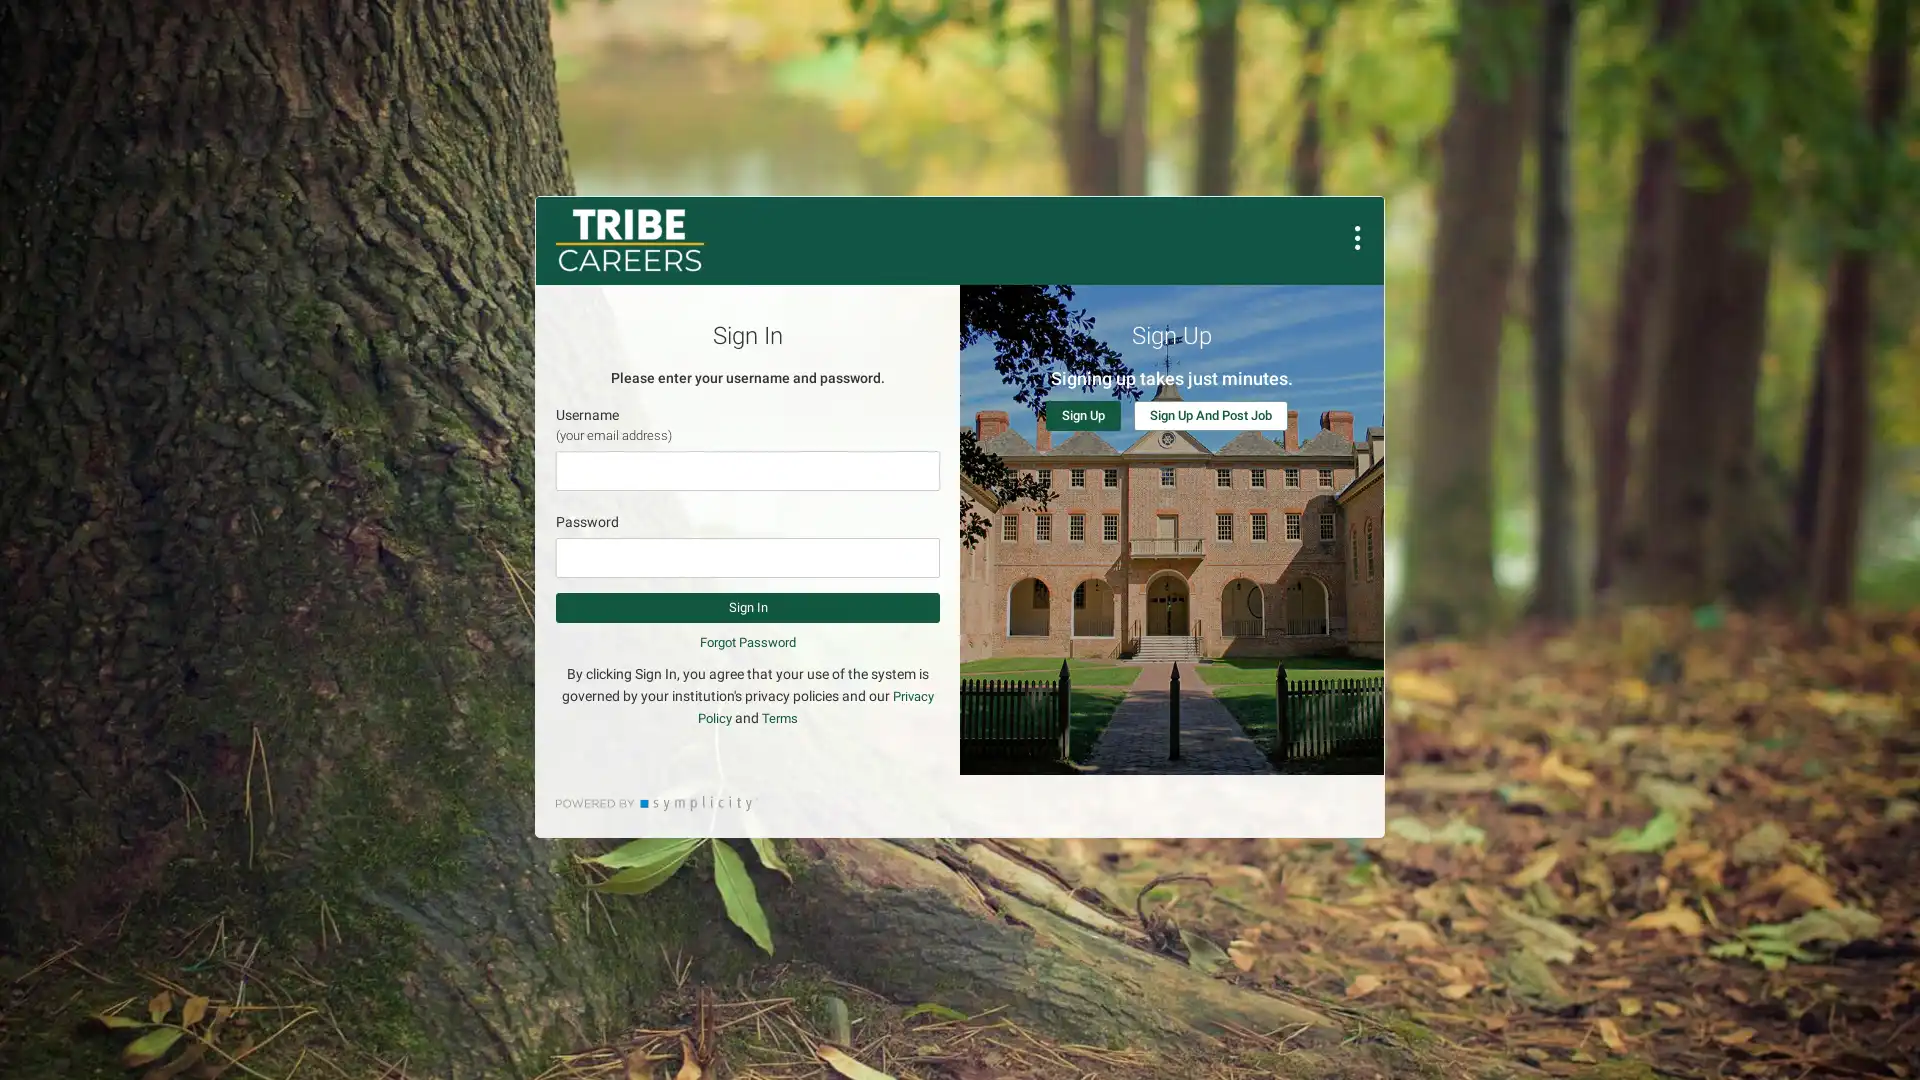  What do you see at coordinates (747, 607) in the screenshot?
I see `Sign In` at bounding box center [747, 607].